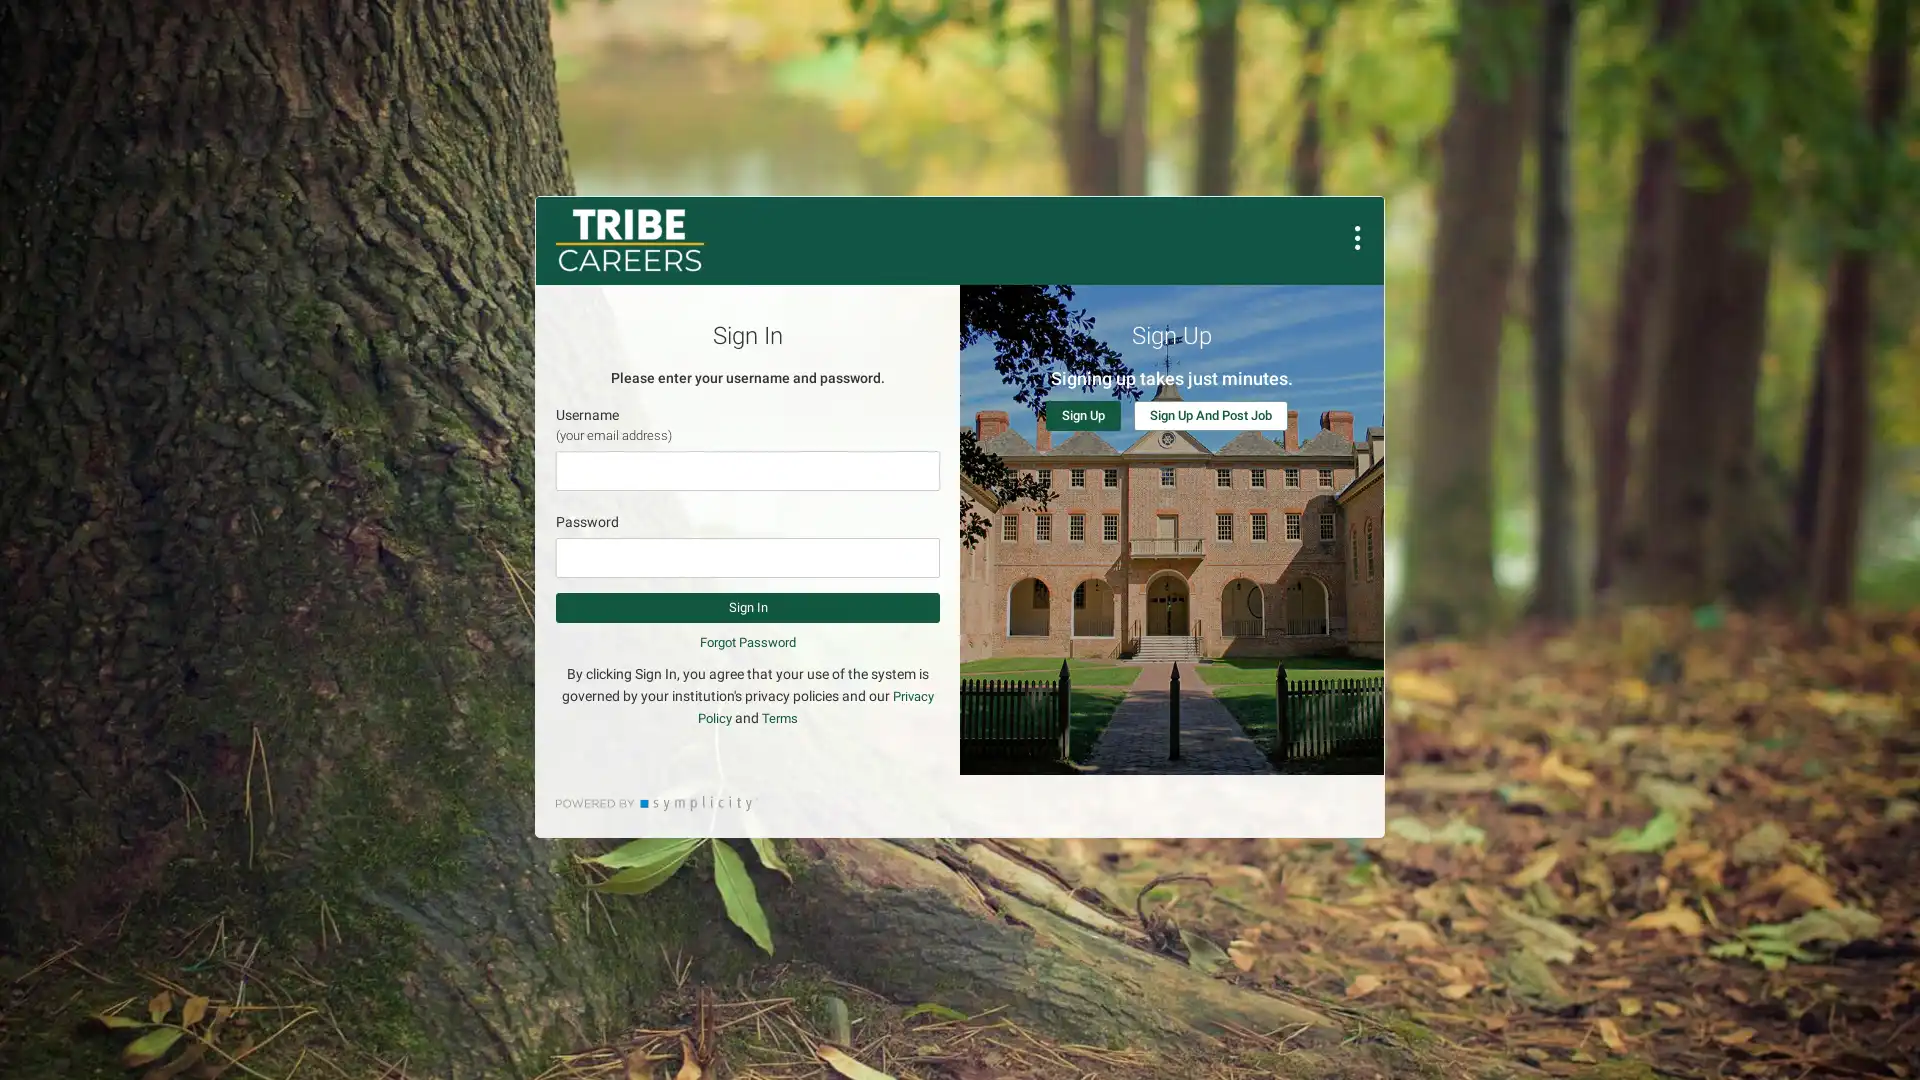  What do you see at coordinates (747, 607) in the screenshot?
I see `Sign In` at bounding box center [747, 607].